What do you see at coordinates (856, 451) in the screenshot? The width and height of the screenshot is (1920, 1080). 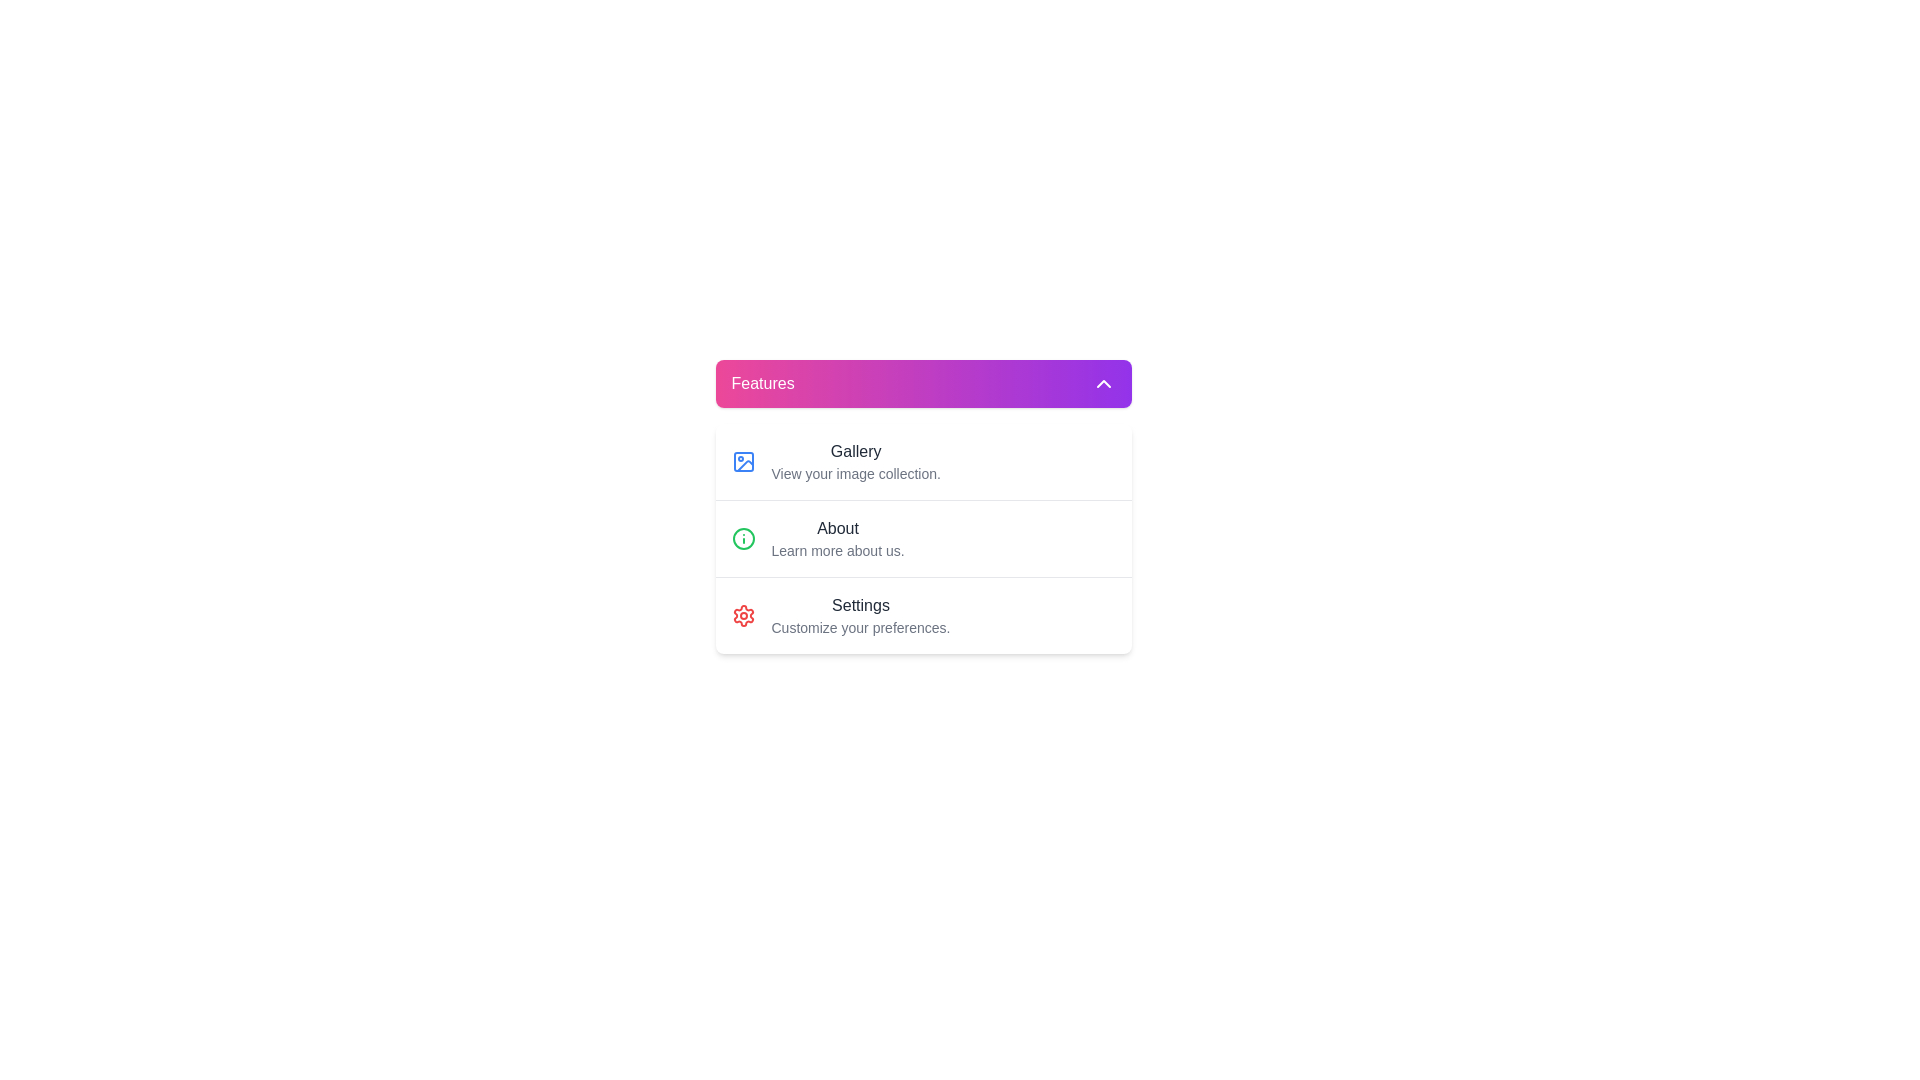 I see `the 'Gallery' text label located at the top of the first item in the dropdown menu under 'Features', which identifies the section for viewing the image collection` at bounding box center [856, 451].